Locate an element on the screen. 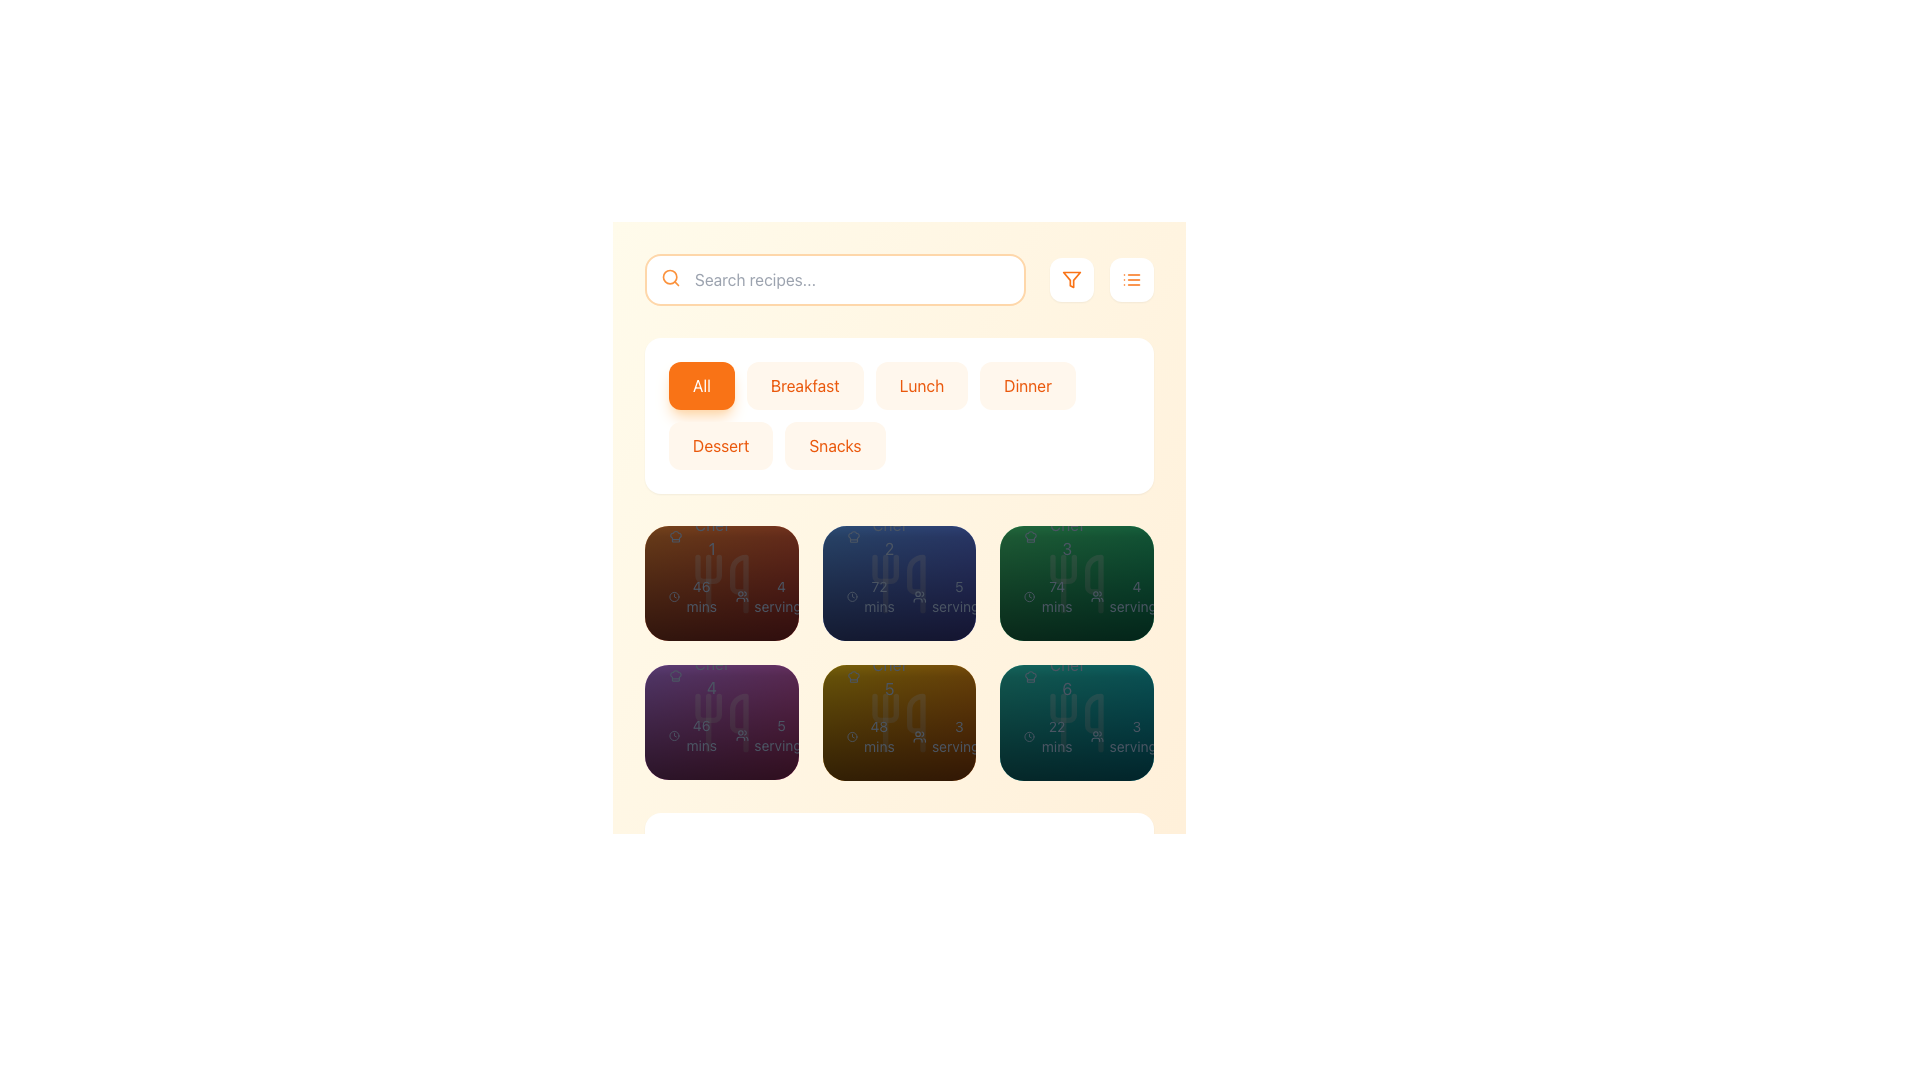 This screenshot has height=1080, width=1920. the content of the text element displaying 'Chef 6', which is positioned within the sixth recipe card in the bottom row, third column is located at coordinates (1055, 675).